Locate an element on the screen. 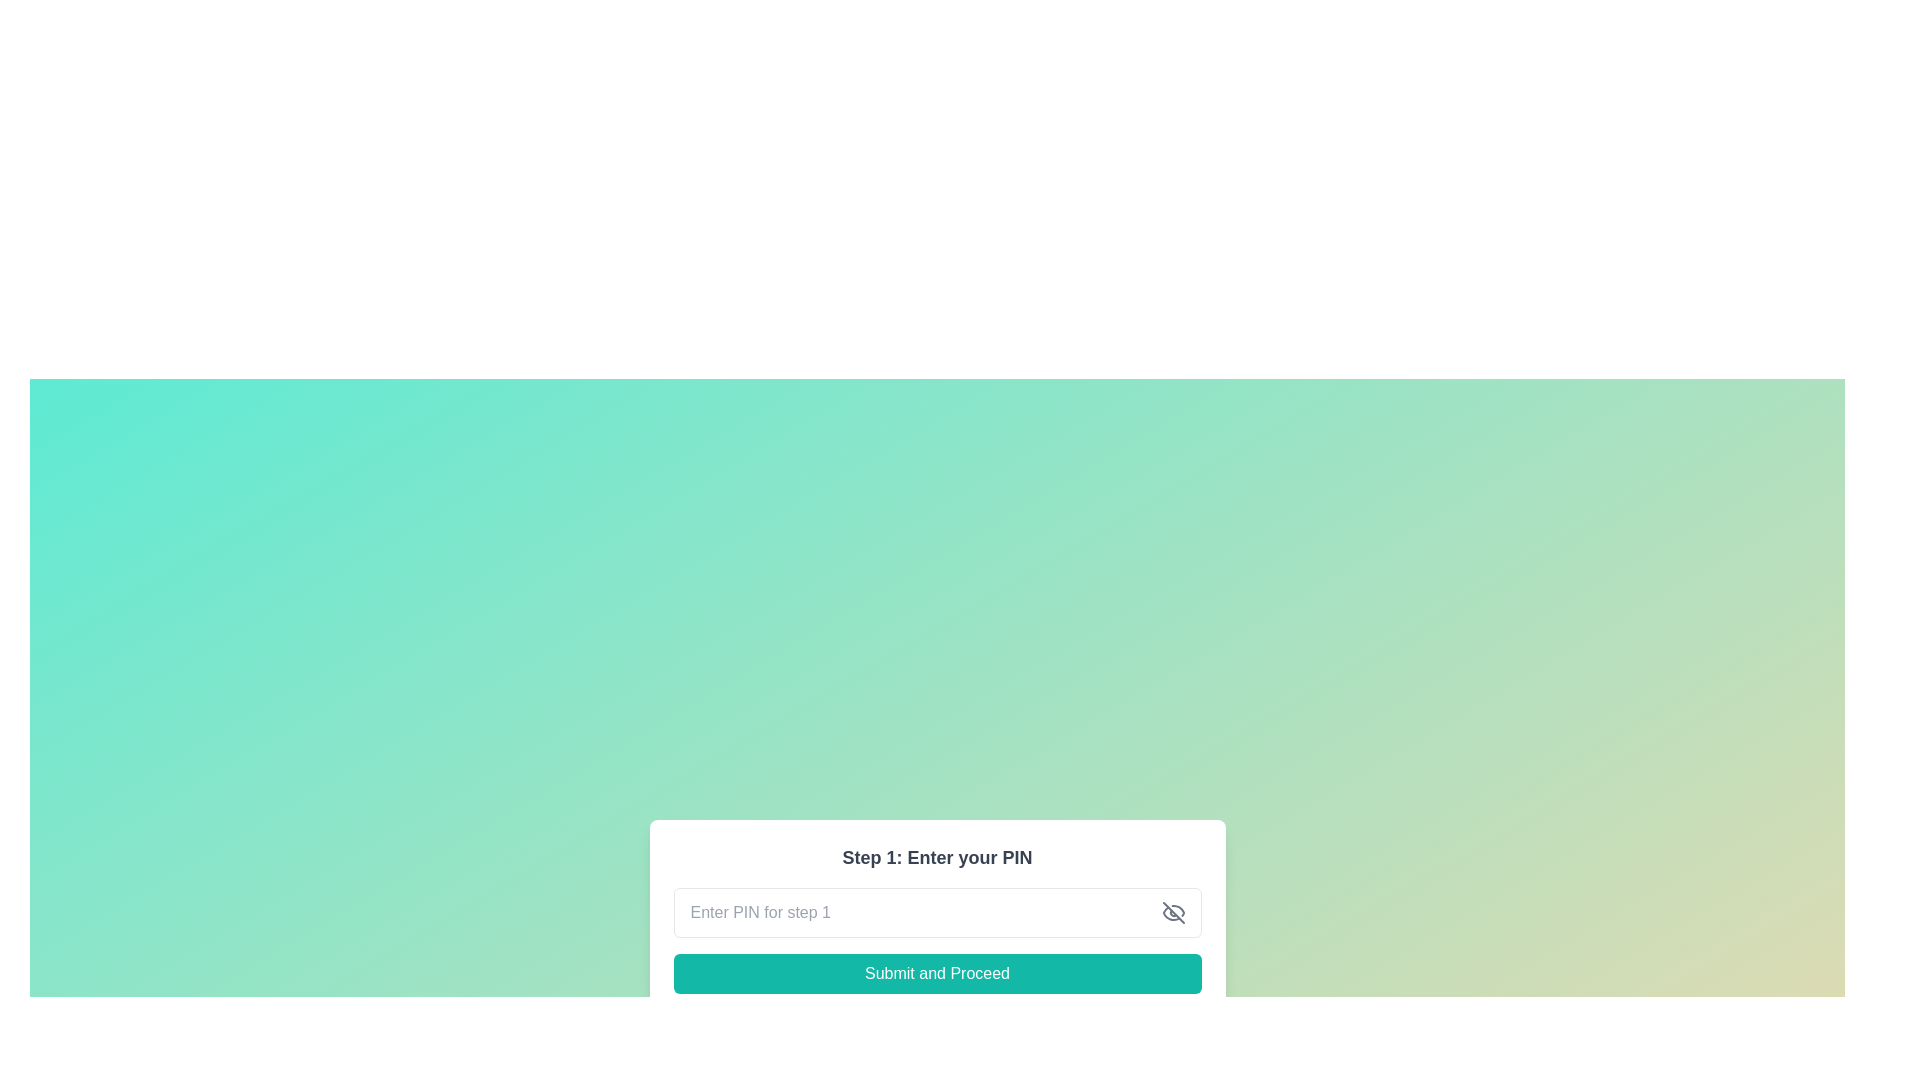  the instructional text label that guides the user to enter their PIN is located at coordinates (936, 856).